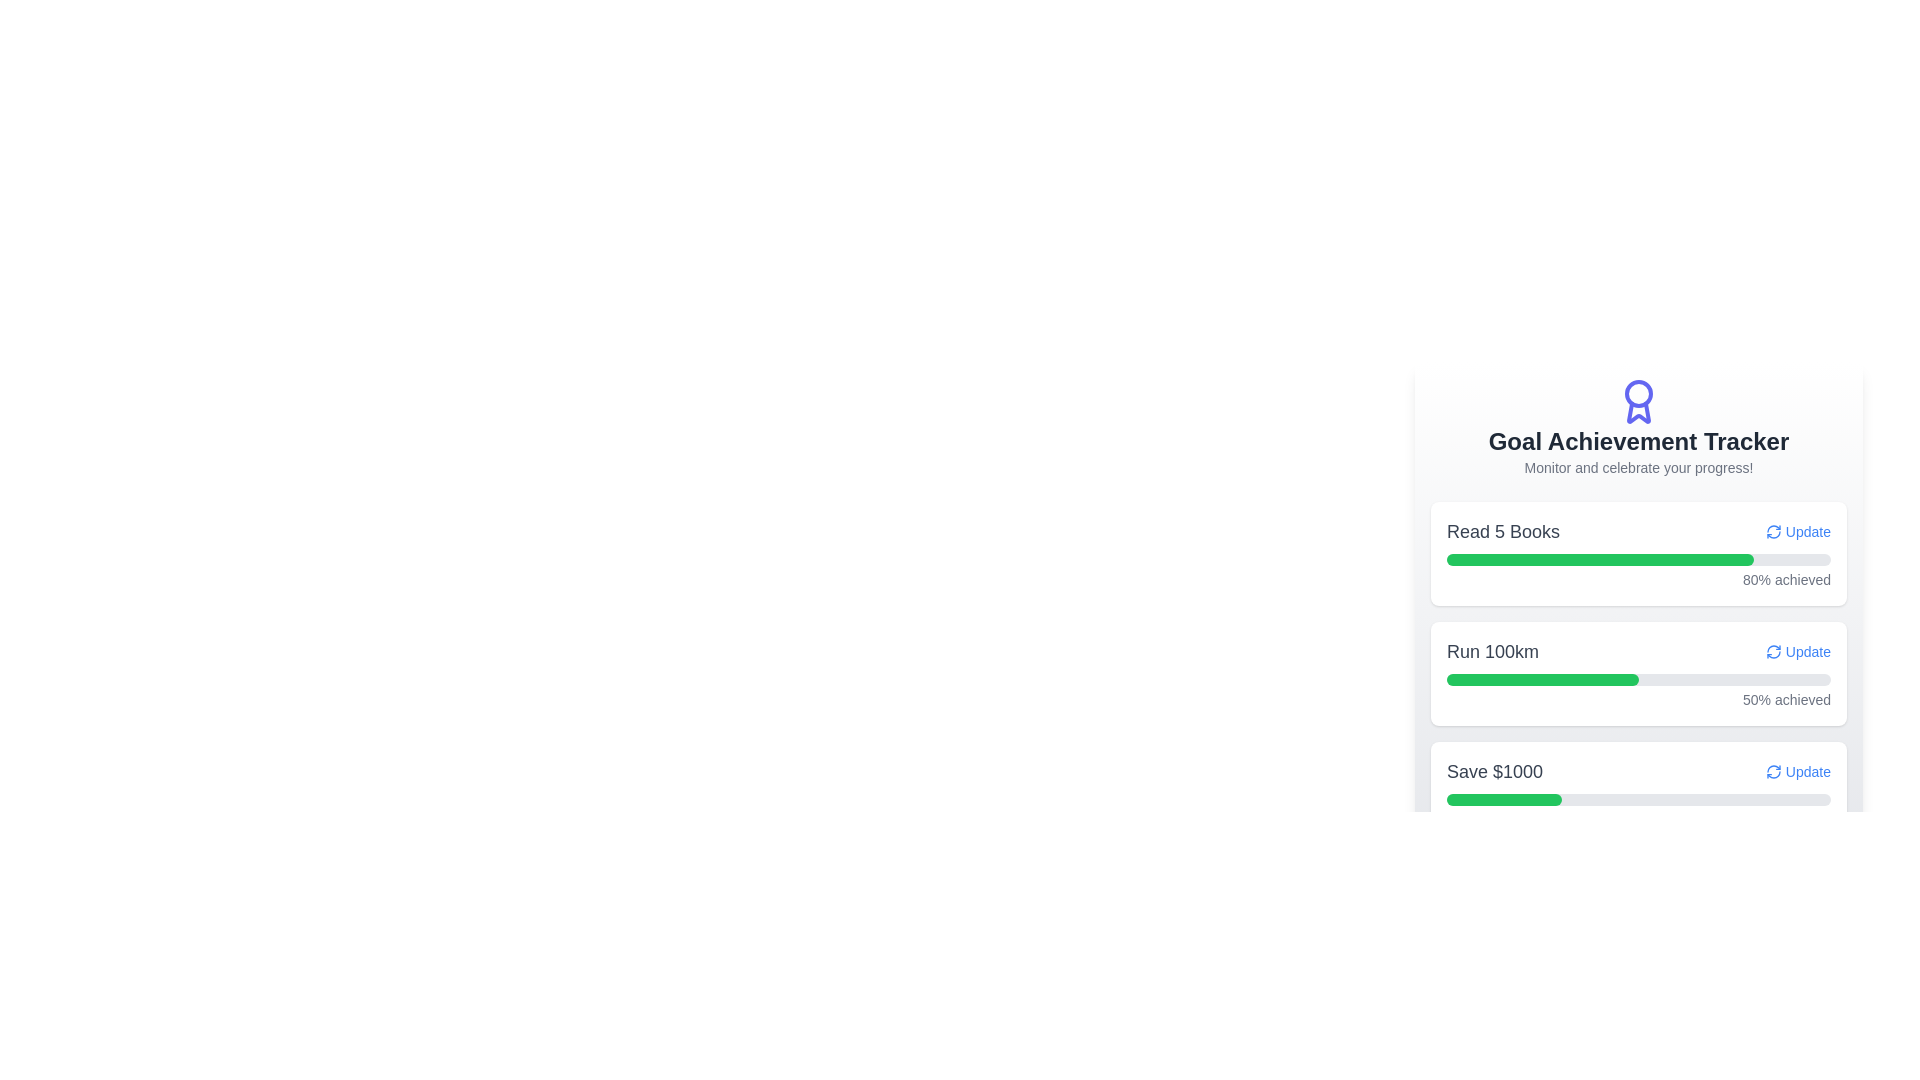 This screenshot has height=1080, width=1920. I want to click on the achievement icon located in the header of the 'Goal Achievement Tracker' section, which visually represents the concept of achievement or awards, so click(1638, 401).